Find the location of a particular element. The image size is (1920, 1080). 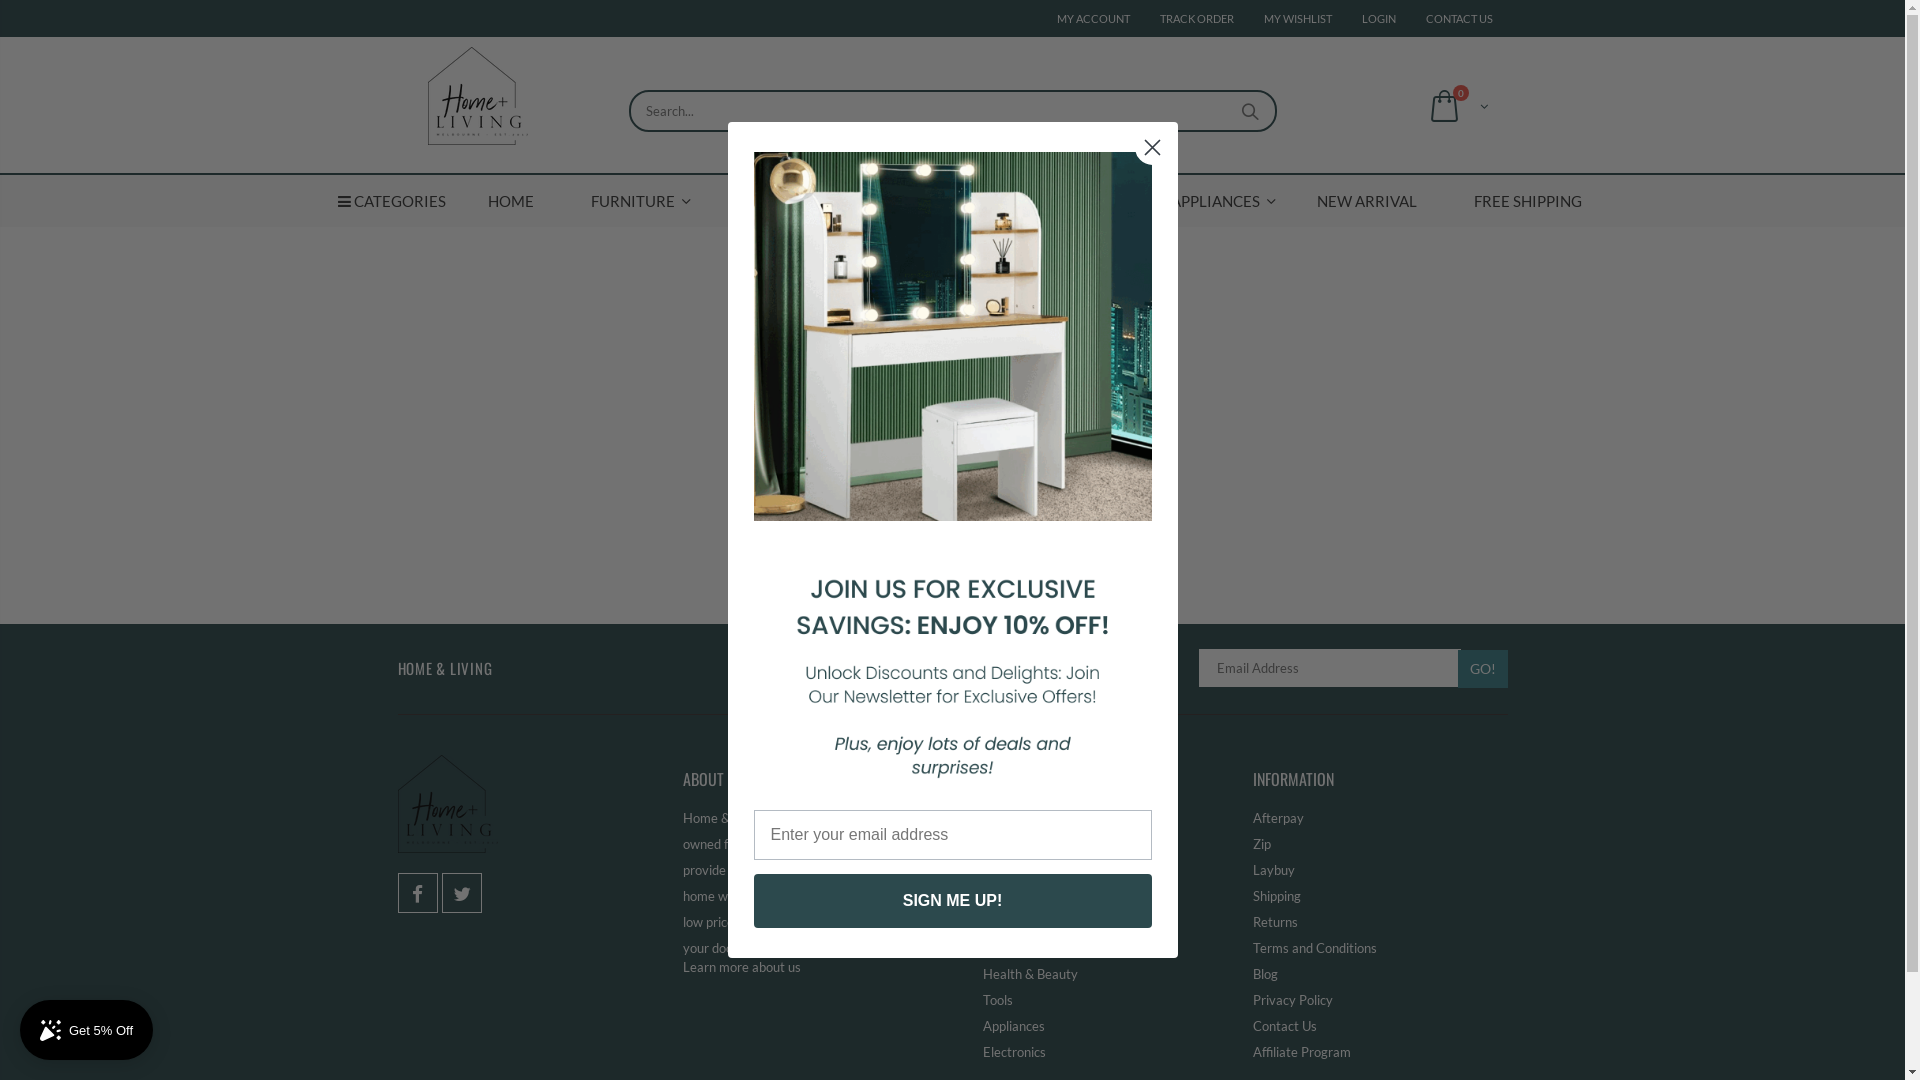

'Terms and Conditions' is located at coordinates (1314, 947).